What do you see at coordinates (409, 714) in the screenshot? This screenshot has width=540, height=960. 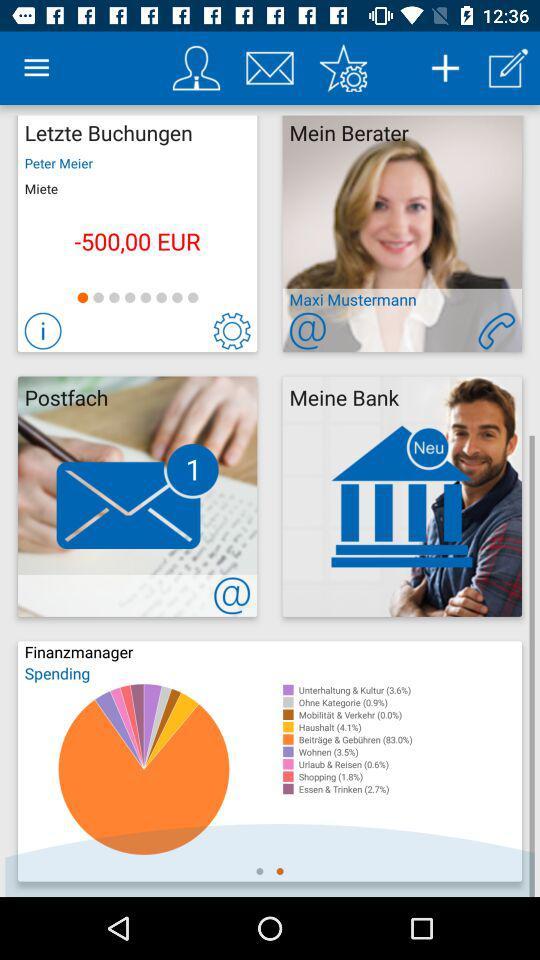 I see `the icon above the haushalt (4.1%) item` at bounding box center [409, 714].